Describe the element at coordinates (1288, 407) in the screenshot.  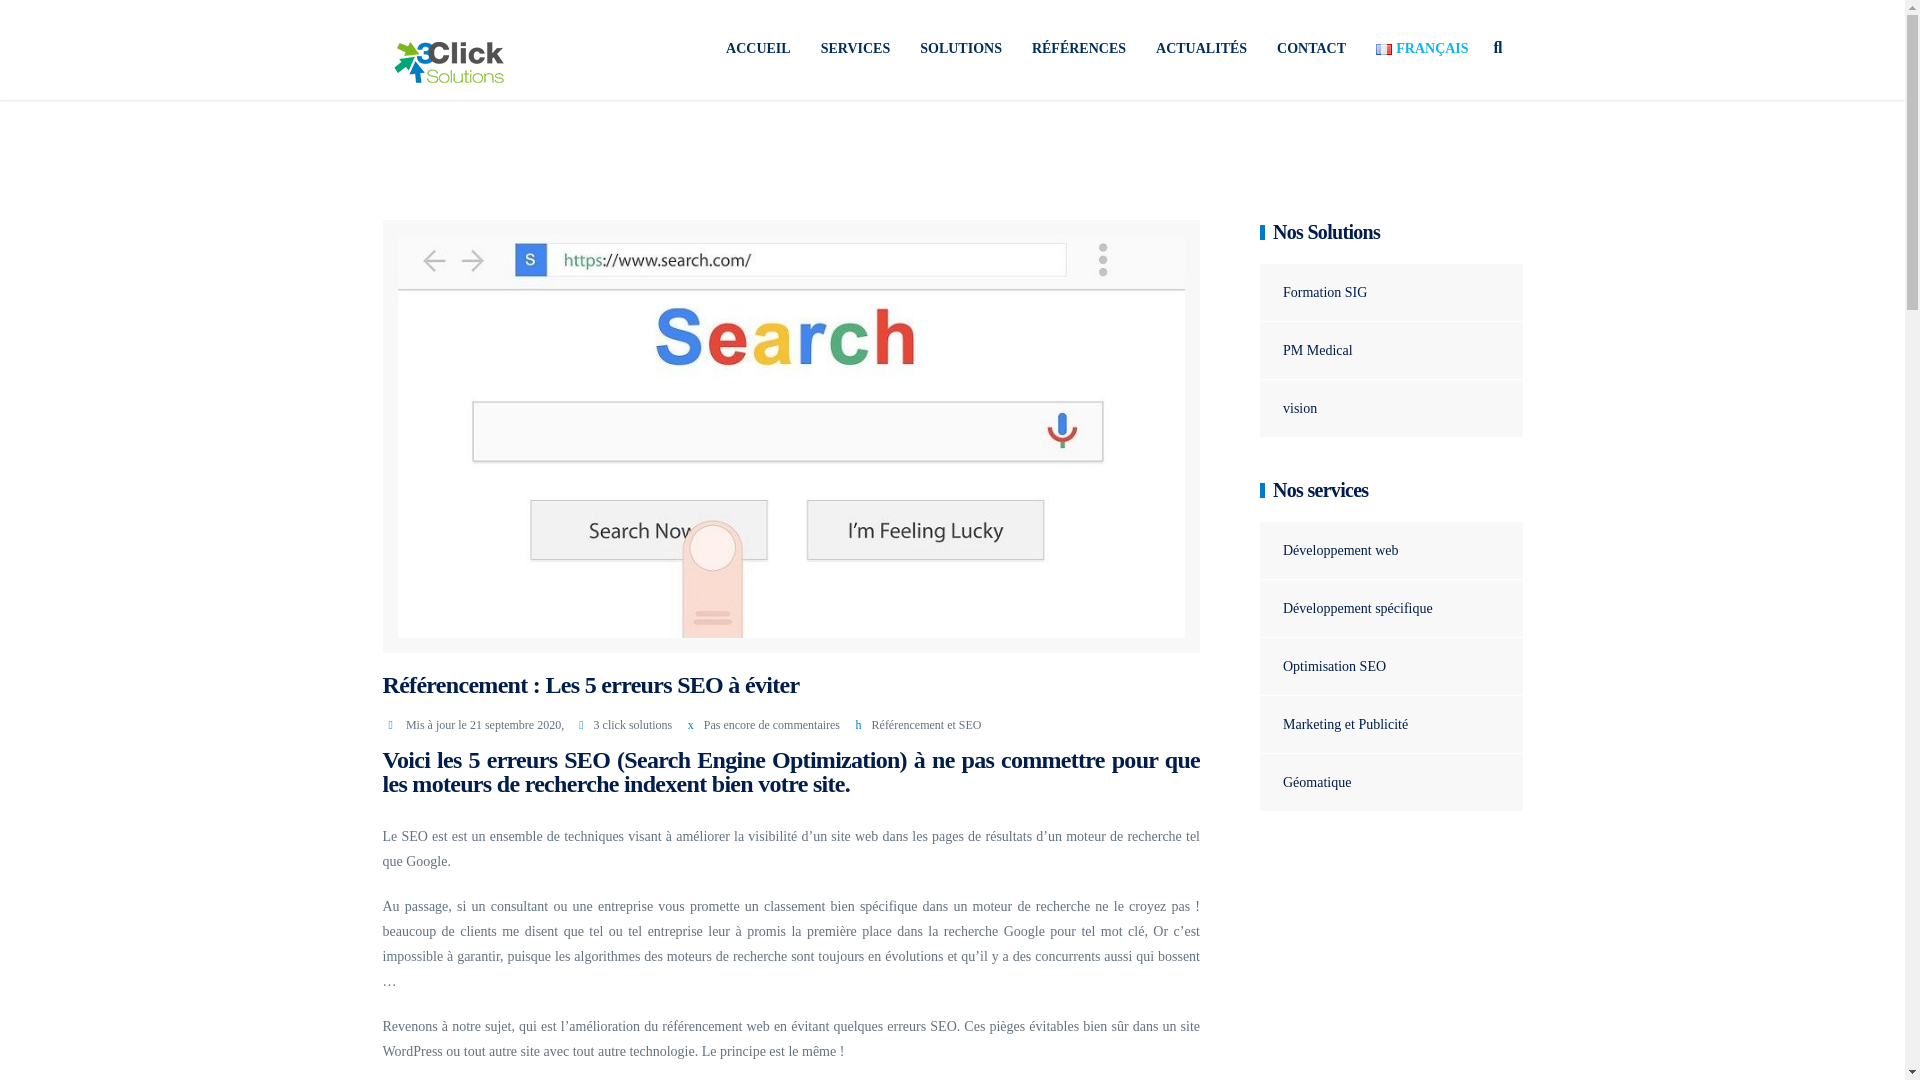
I see `'vision'` at that location.